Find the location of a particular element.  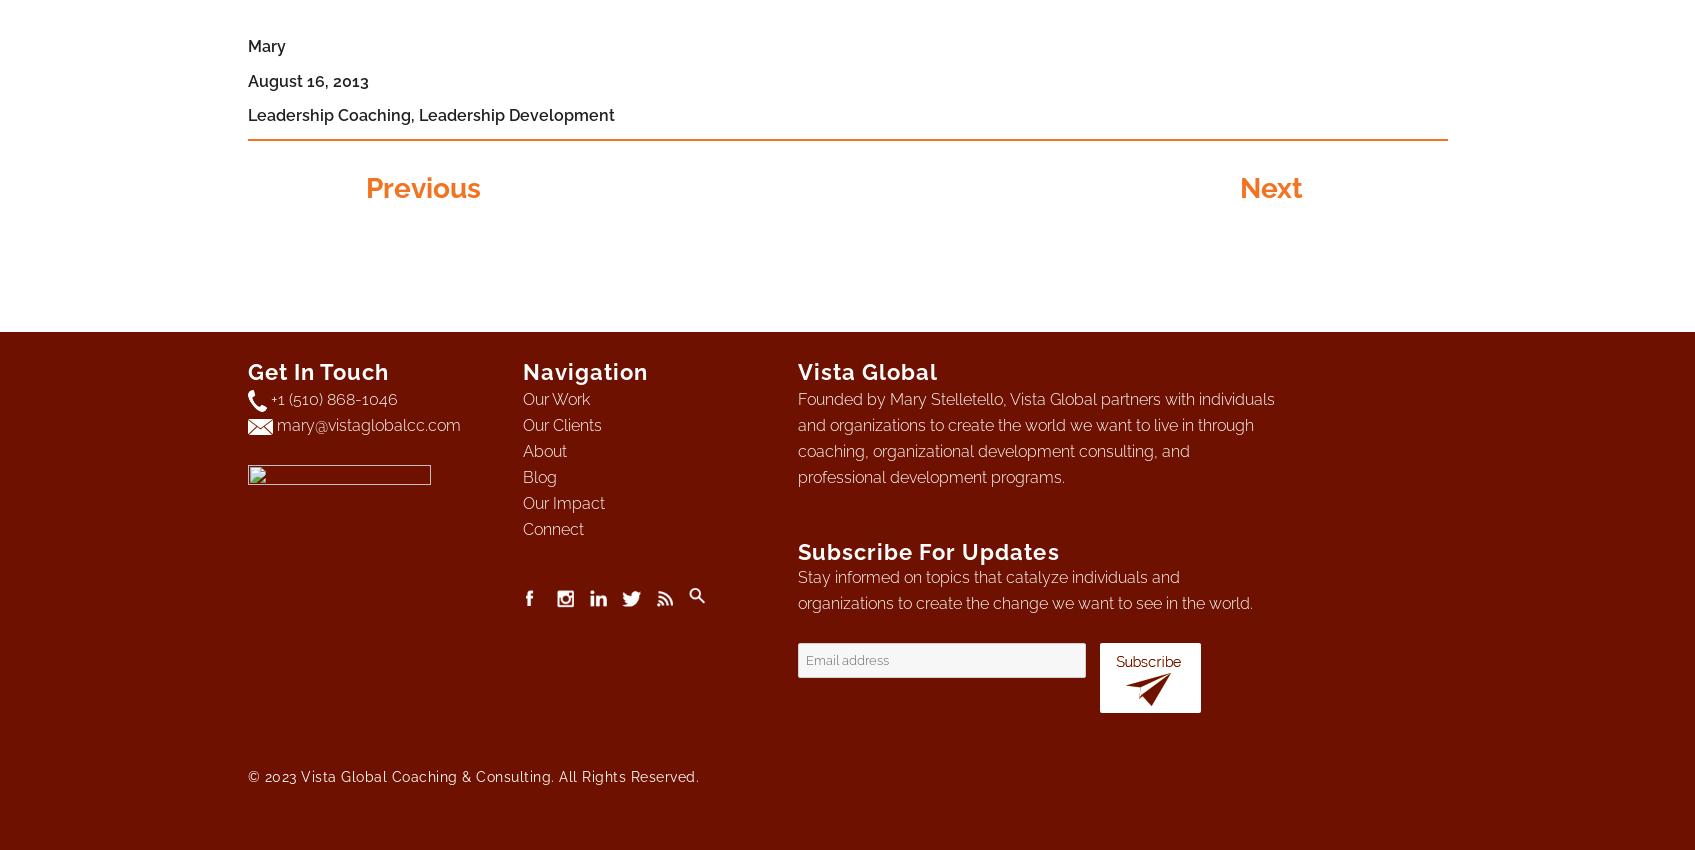

'Our Impact' is located at coordinates (563, 502).